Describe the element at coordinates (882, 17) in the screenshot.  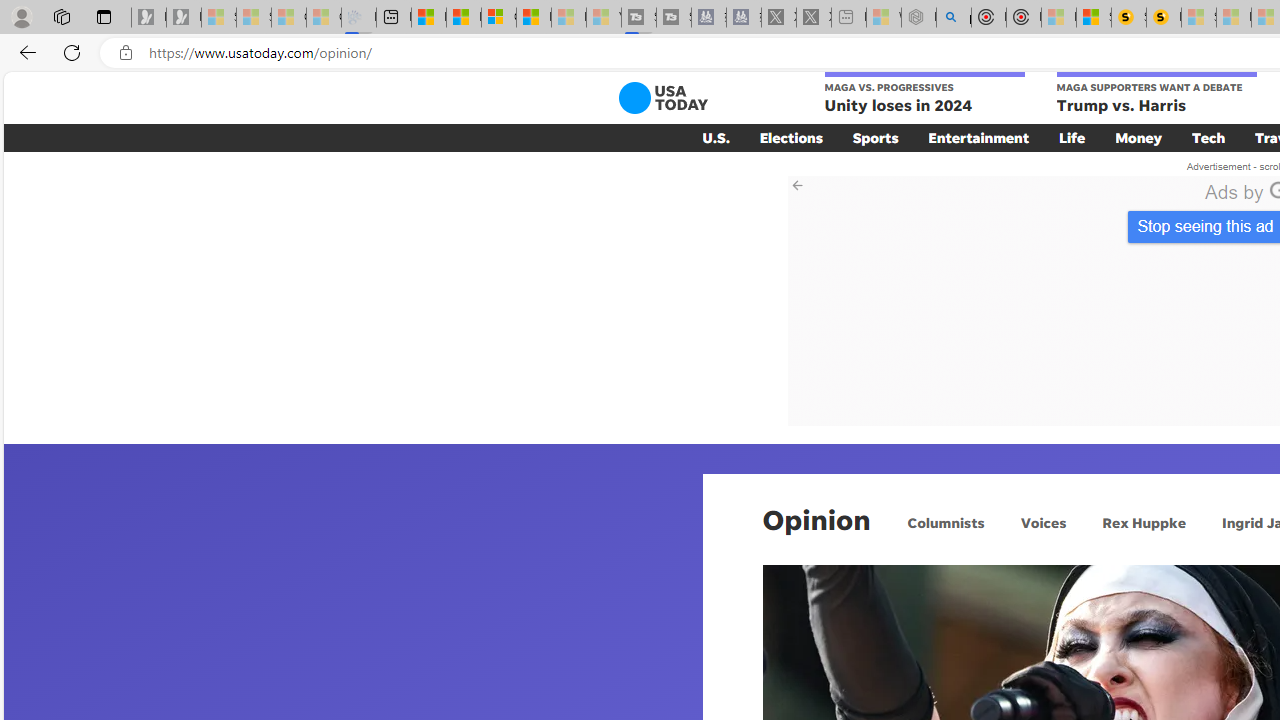
I see `'Wildlife - MSN - Sleeping'` at that location.